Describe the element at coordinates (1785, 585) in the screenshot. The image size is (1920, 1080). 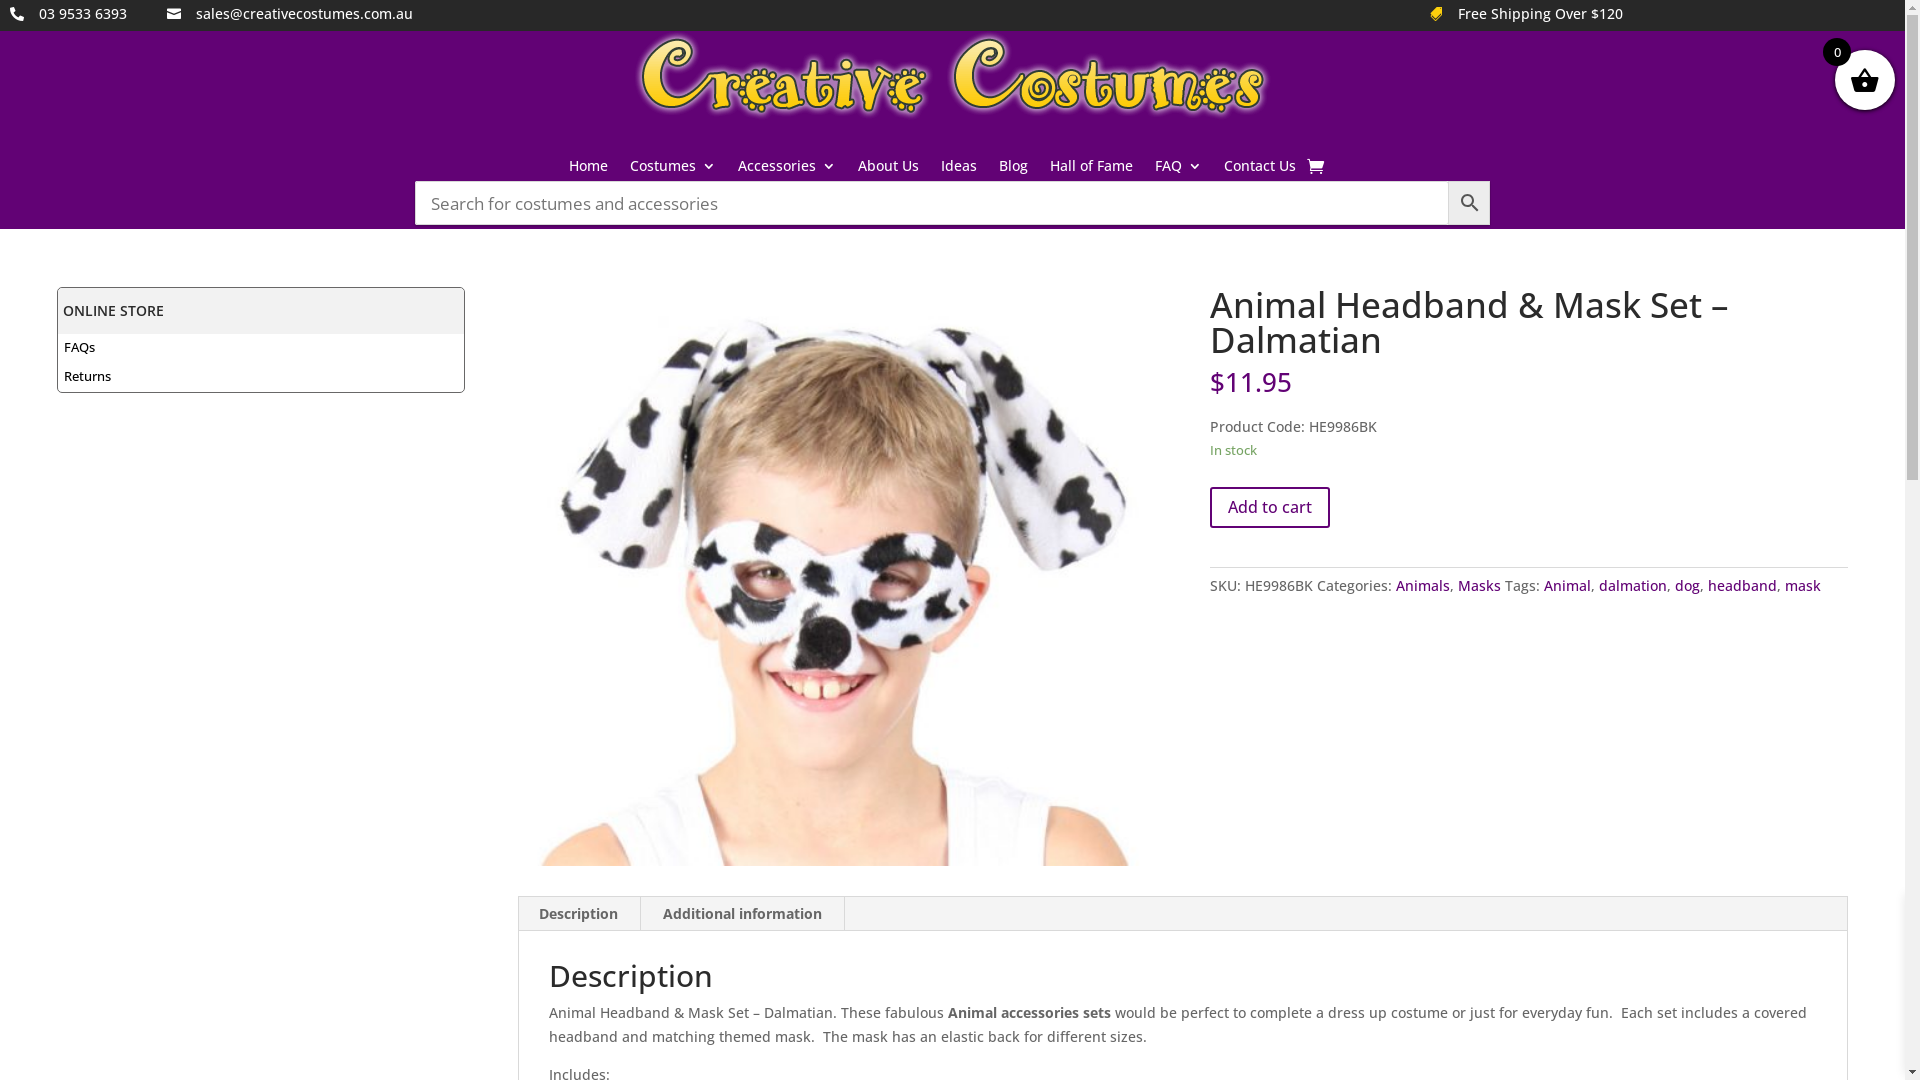
I see `'mask'` at that location.